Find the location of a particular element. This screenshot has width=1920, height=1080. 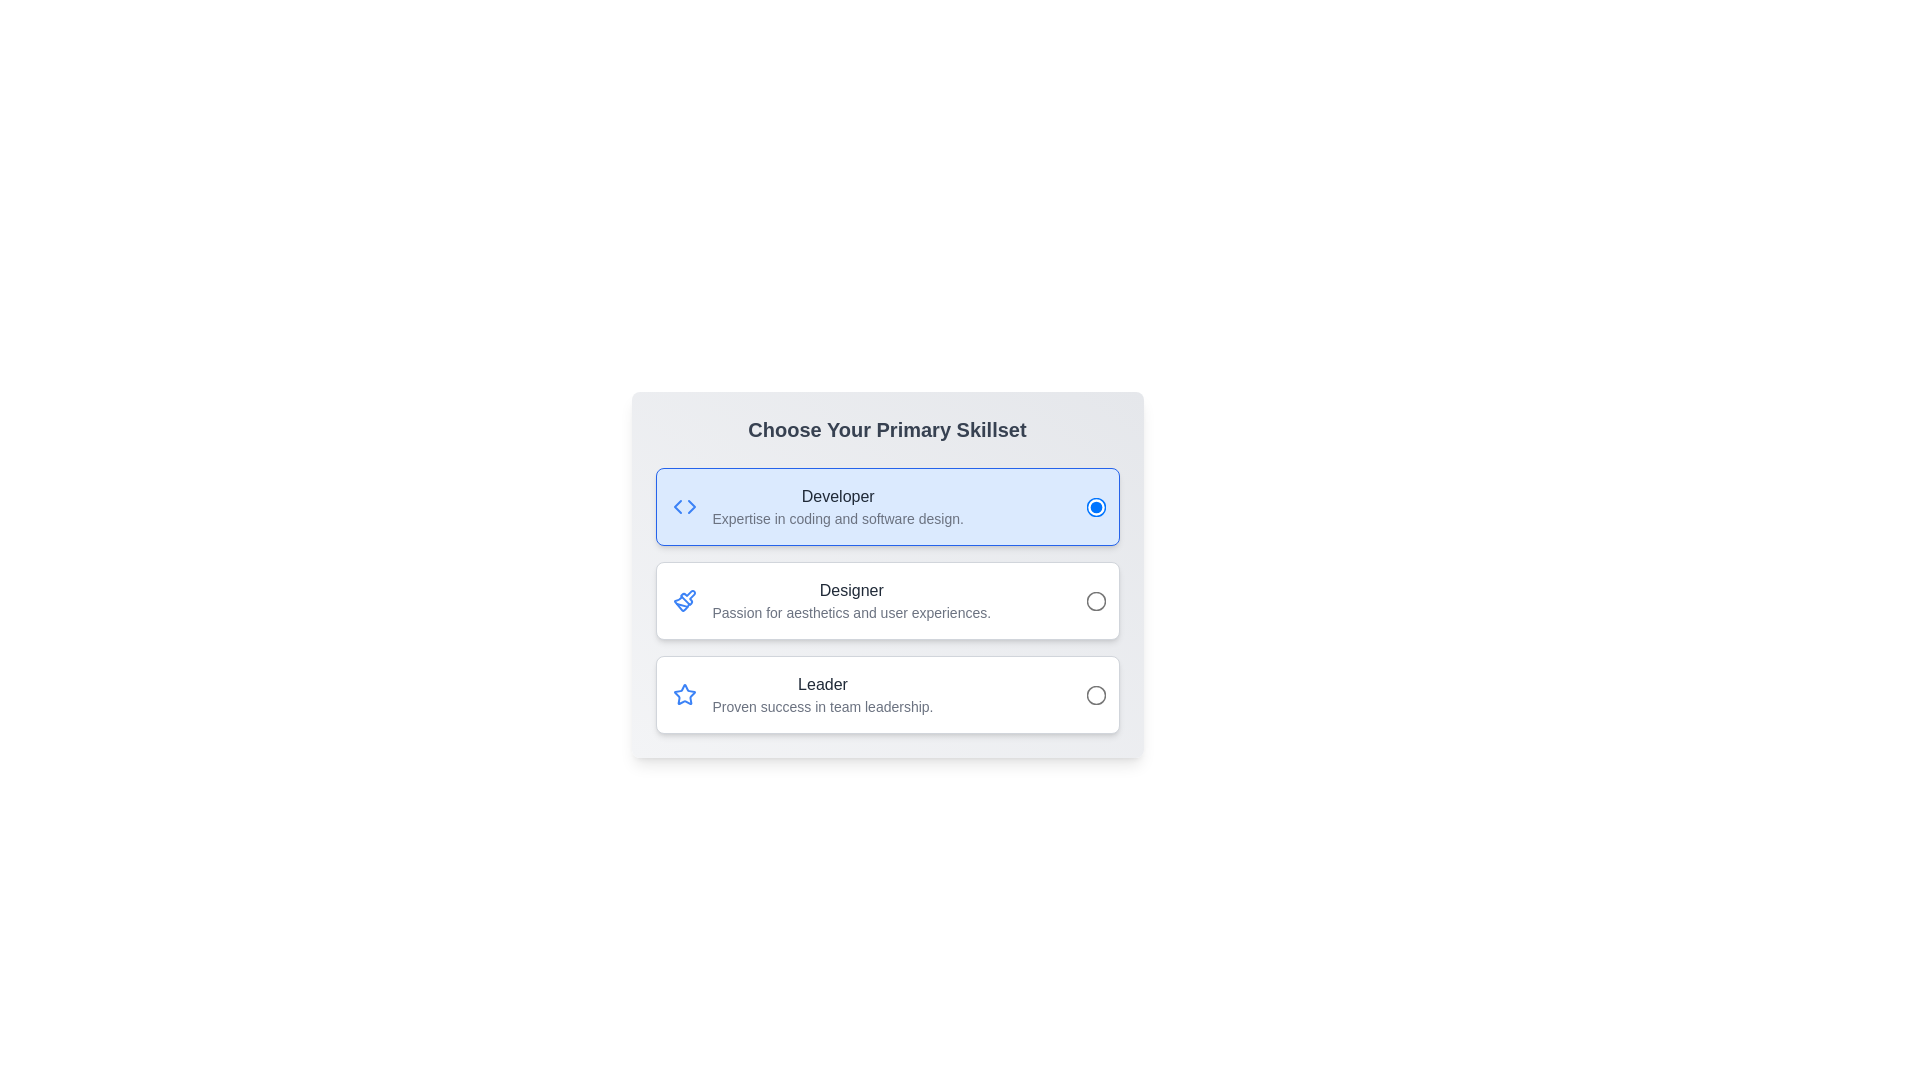

text block titled 'Developer' which includes the description 'Expertise in coding and software design.' located at the top of the selectable list is located at coordinates (838, 505).